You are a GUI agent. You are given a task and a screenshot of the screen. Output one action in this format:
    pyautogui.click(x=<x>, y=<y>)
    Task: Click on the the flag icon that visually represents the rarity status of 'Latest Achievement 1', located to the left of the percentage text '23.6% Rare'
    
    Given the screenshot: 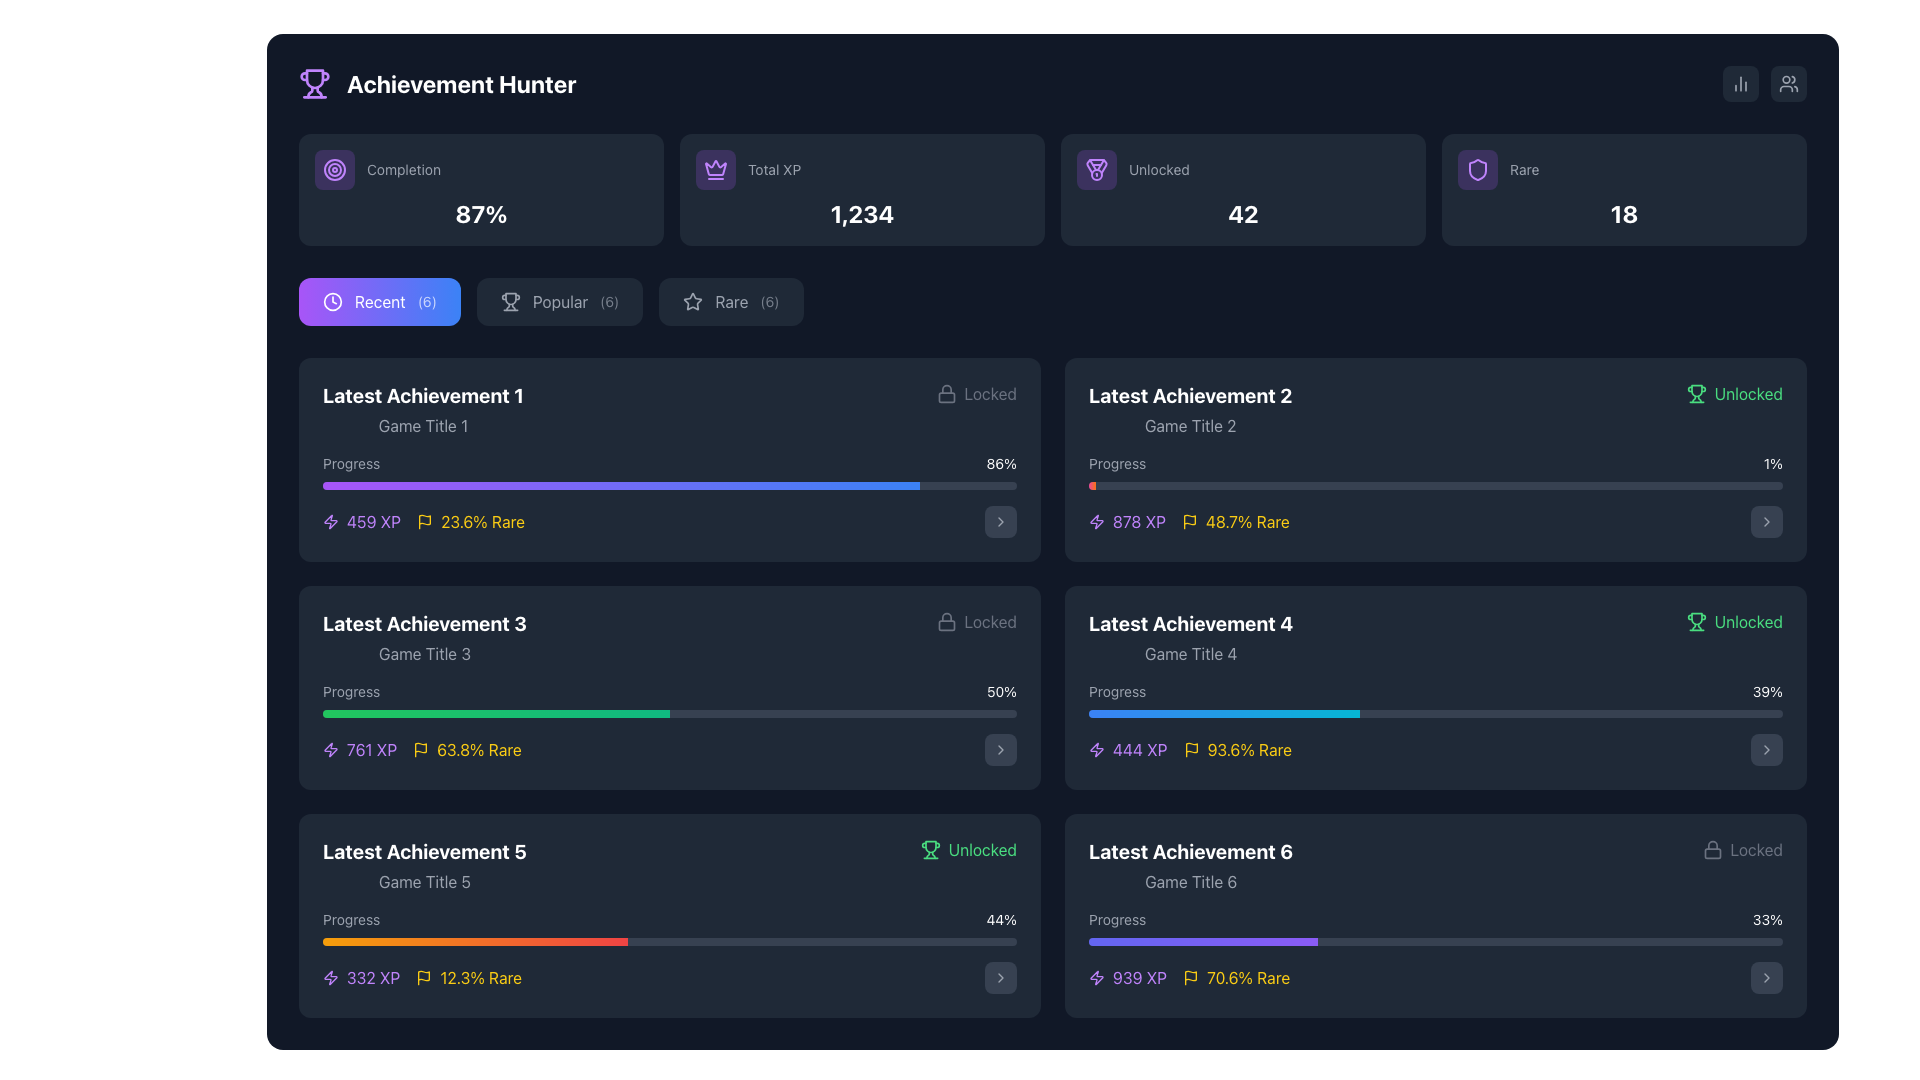 What is the action you would take?
    pyautogui.click(x=424, y=520)
    